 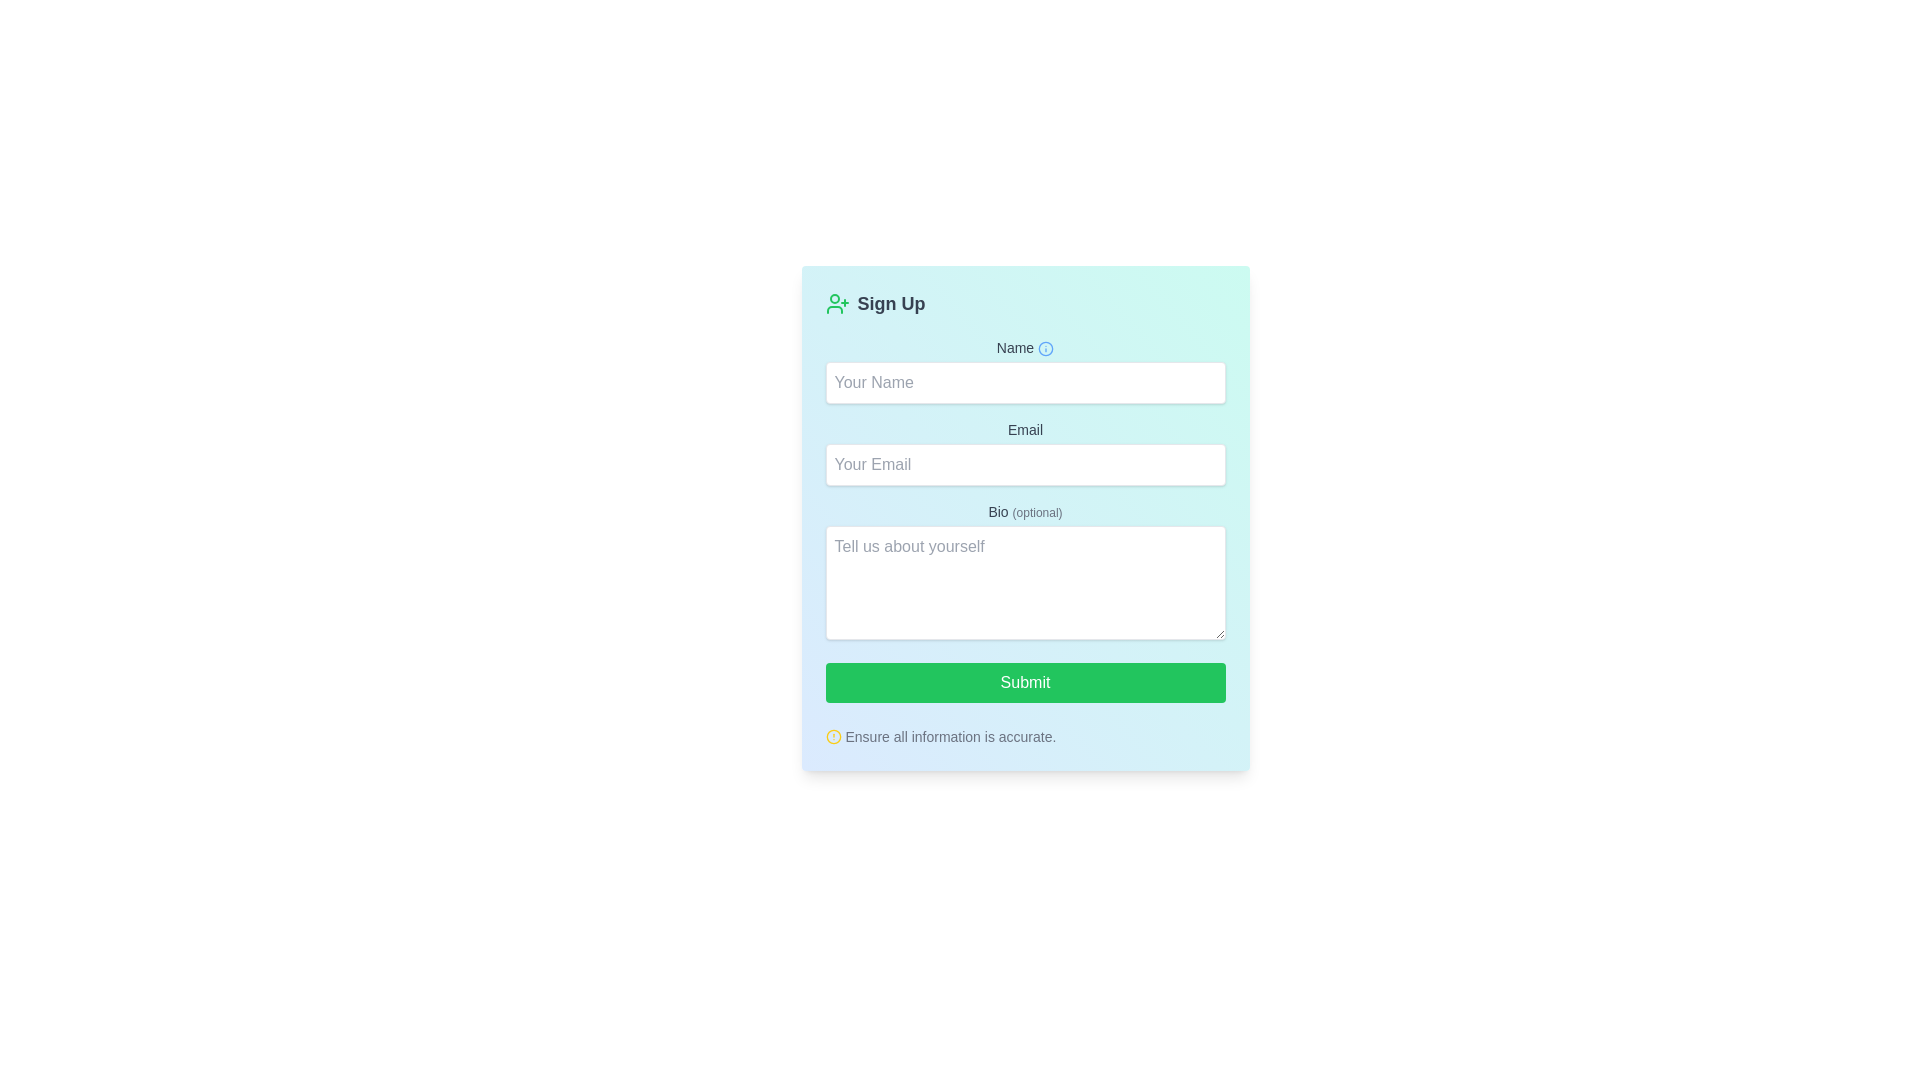 I want to click on the 'Name' label, which is displayed in a small, medium-weight gray font and is positioned above the 'Your Name' input field, so click(x=1025, y=346).